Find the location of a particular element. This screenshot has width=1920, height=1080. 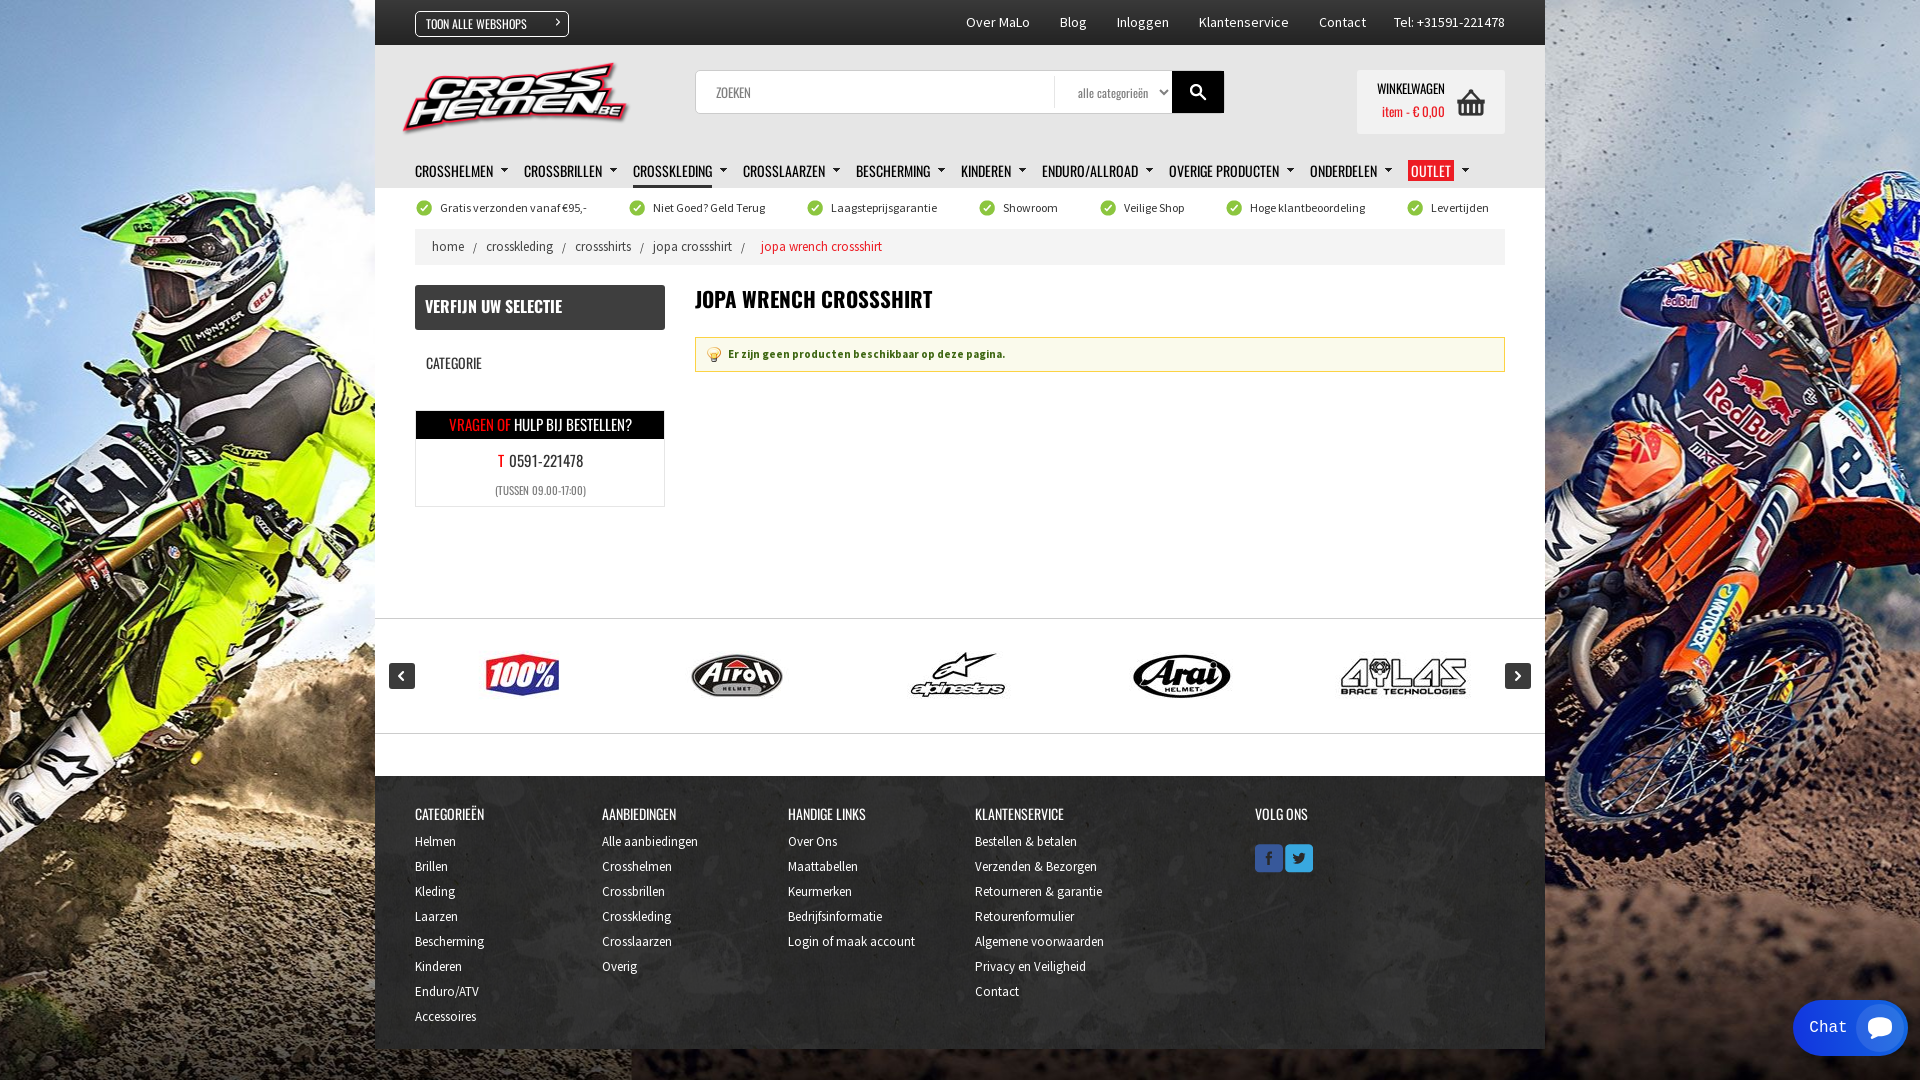

'Smartsupp widget button' is located at coordinates (1793, 1028).